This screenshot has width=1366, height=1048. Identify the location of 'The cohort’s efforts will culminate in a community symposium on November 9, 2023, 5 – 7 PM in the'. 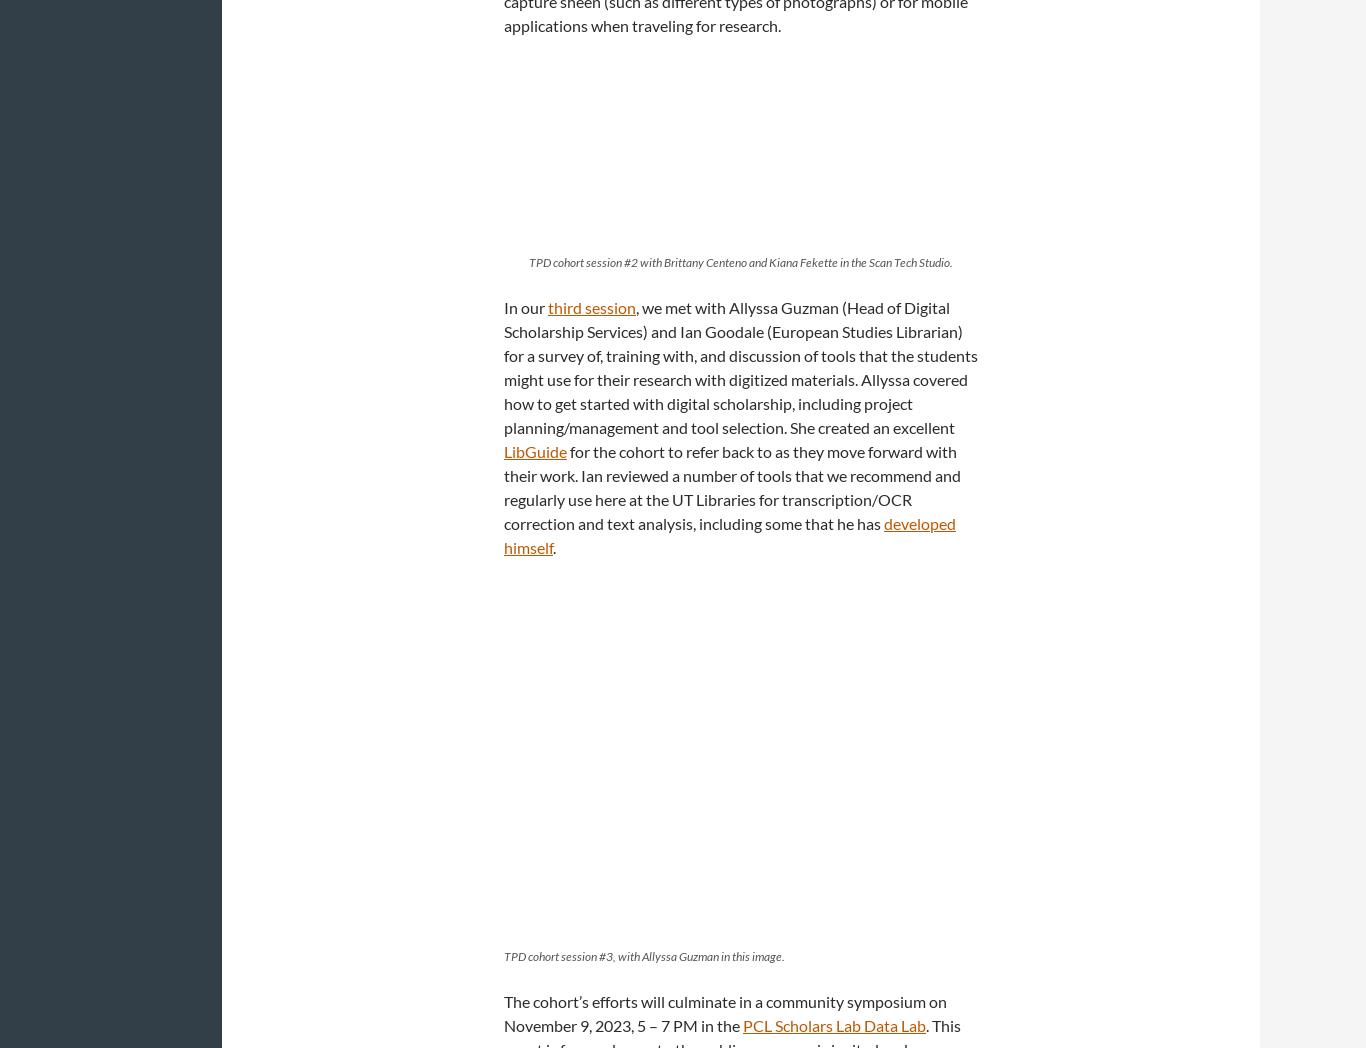
(725, 1013).